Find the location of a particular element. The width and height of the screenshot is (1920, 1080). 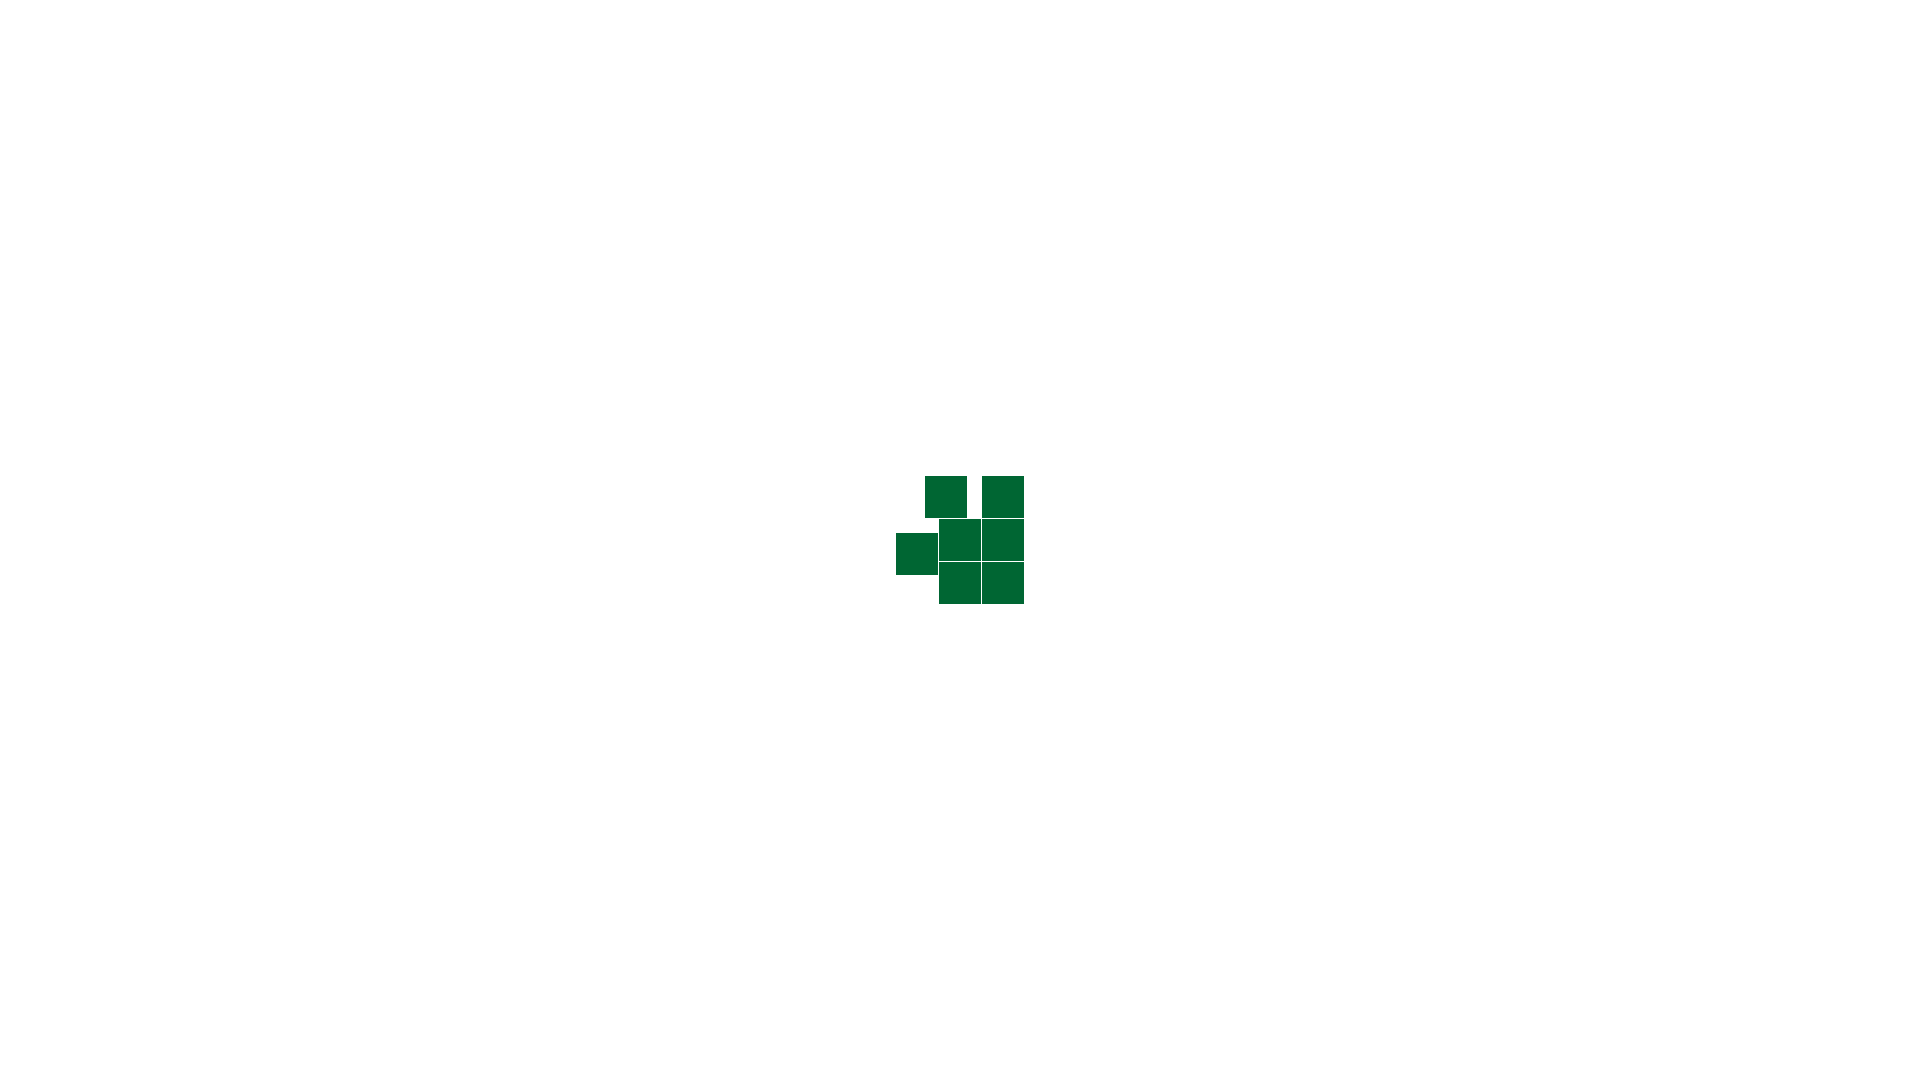

'How to Choose the Right Tree Removal Company in Adelaide?' is located at coordinates (1373, 885).